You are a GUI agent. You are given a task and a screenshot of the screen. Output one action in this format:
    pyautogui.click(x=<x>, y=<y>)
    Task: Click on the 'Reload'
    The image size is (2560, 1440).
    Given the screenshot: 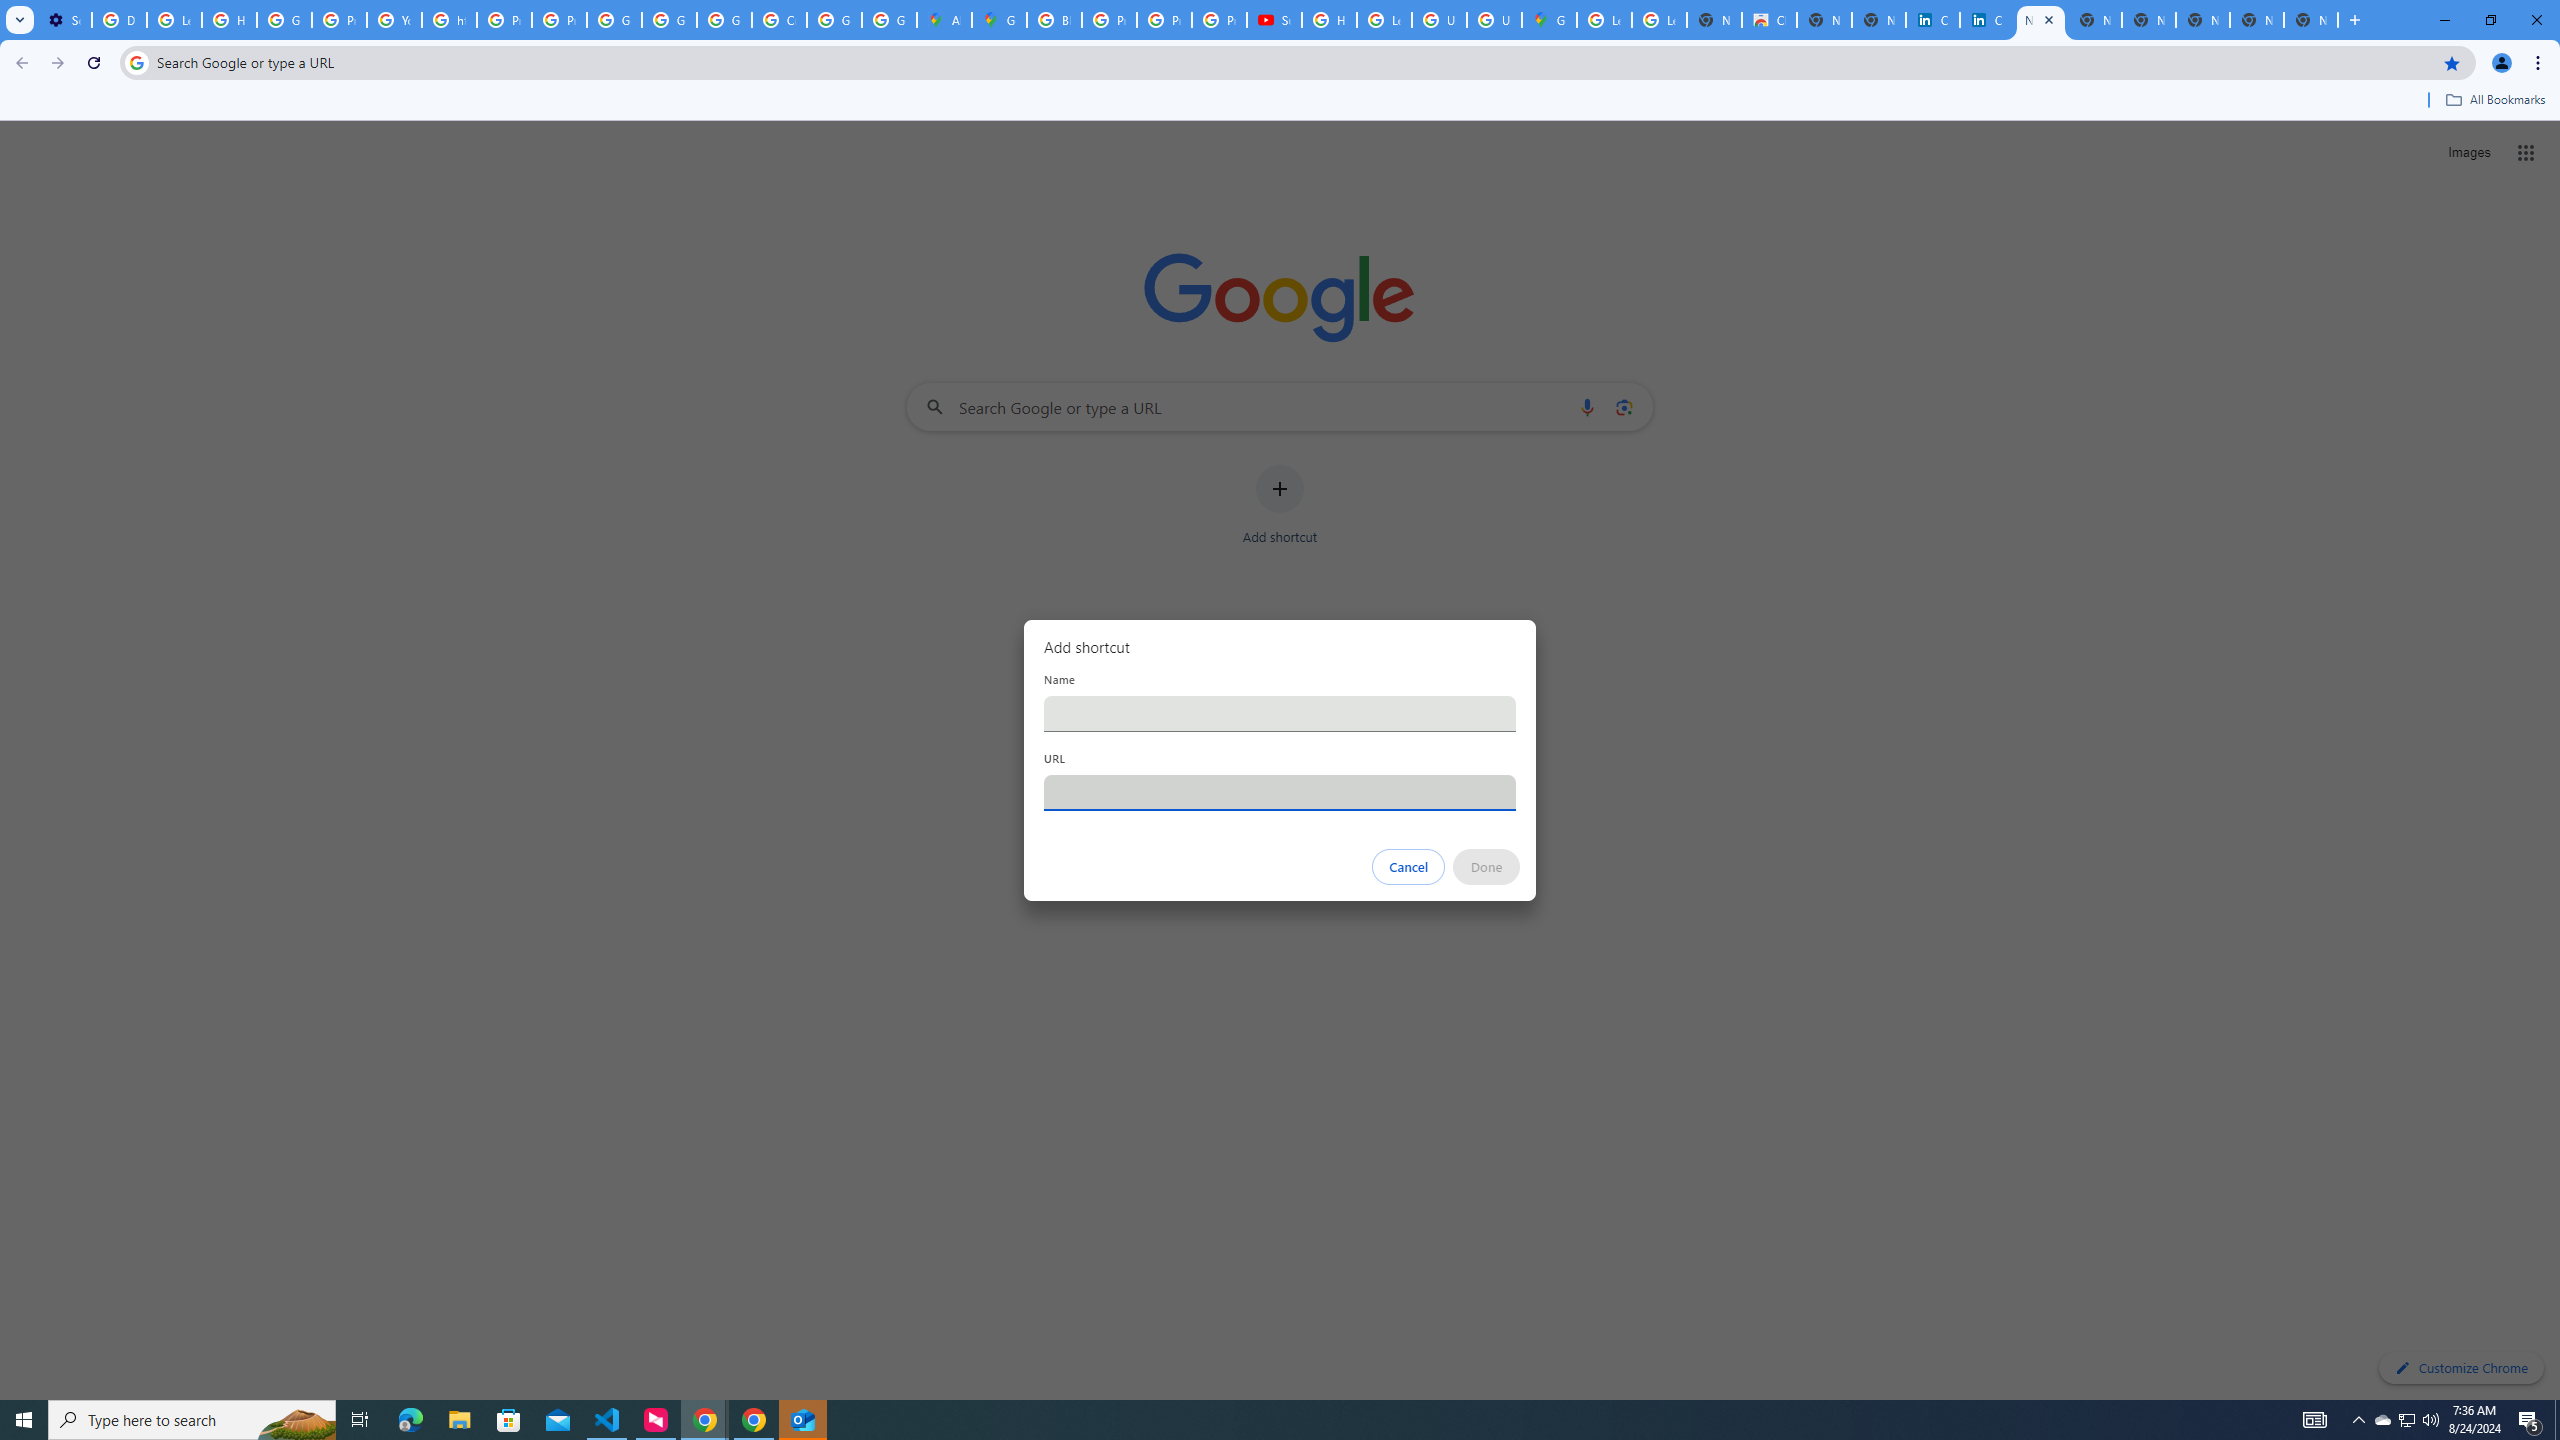 What is the action you would take?
    pyautogui.click(x=93, y=62)
    